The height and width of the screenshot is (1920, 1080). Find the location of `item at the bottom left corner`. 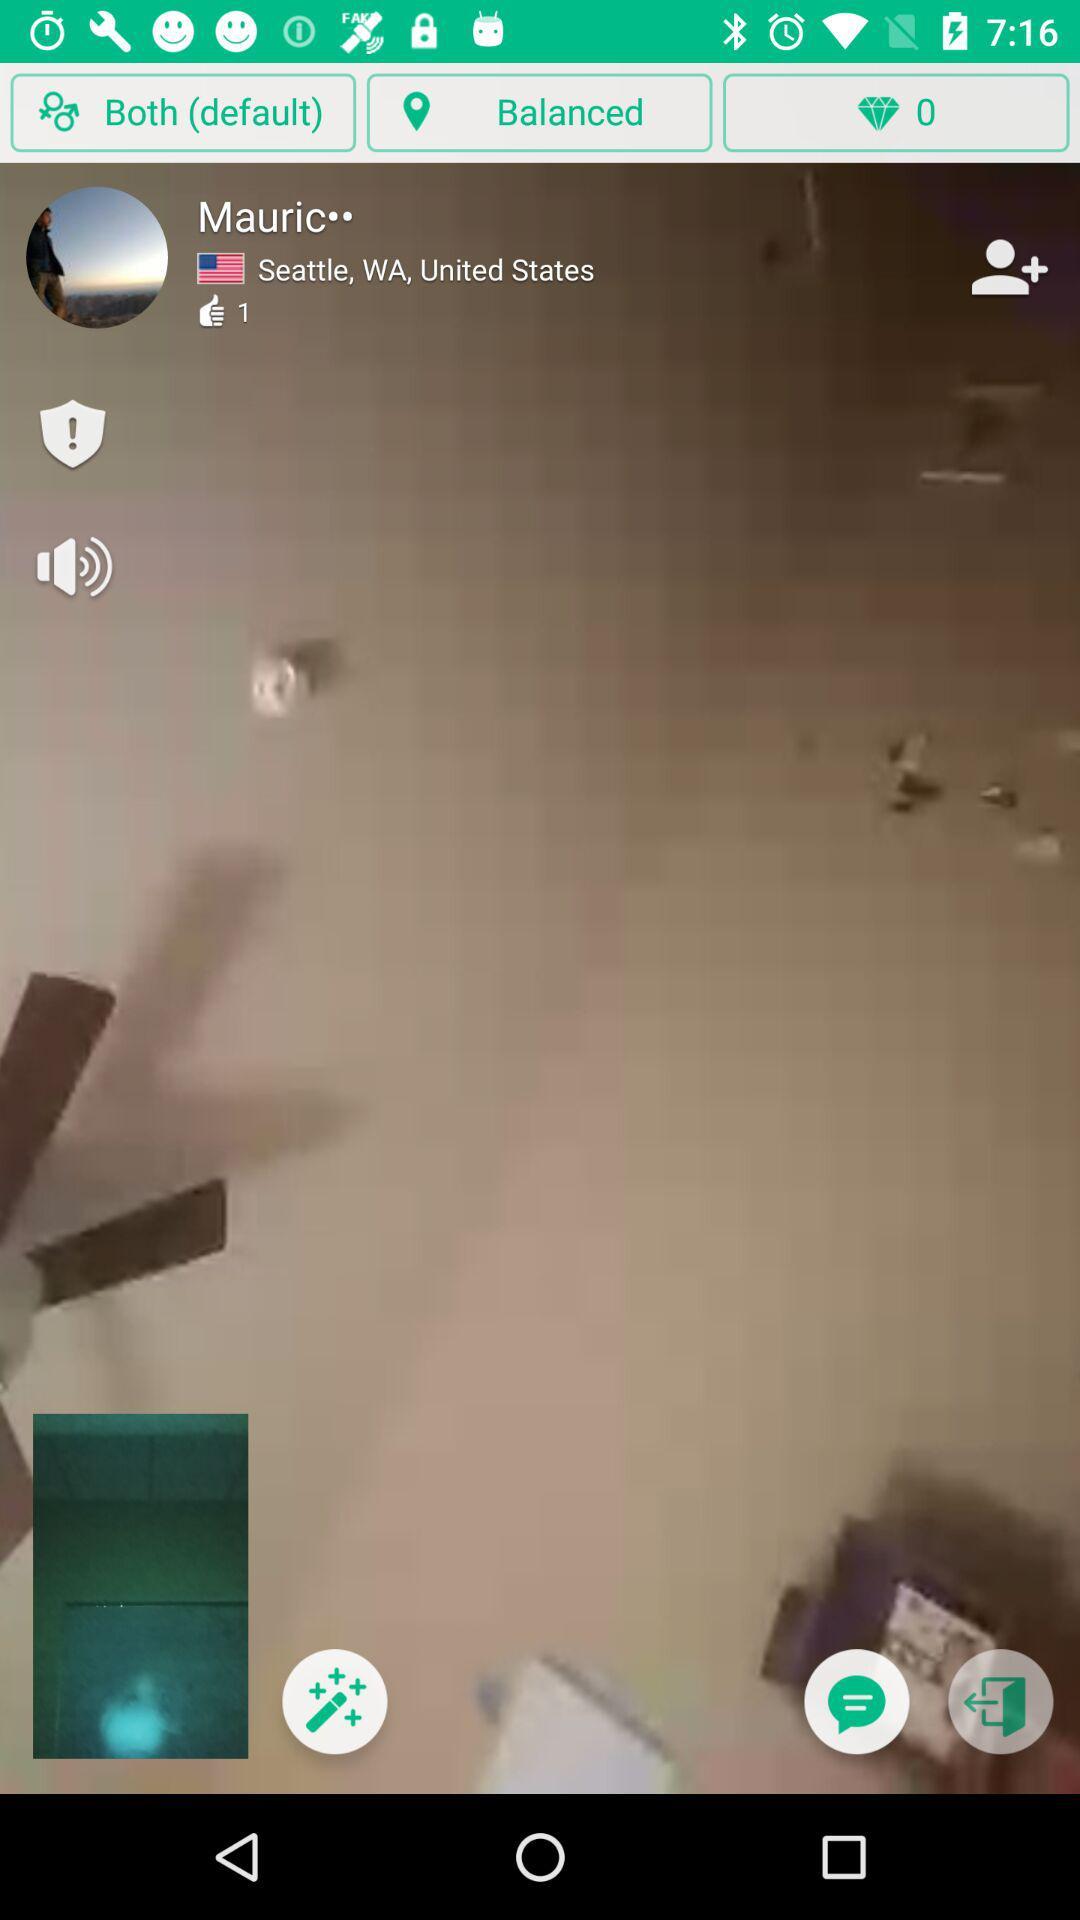

item at the bottom left corner is located at coordinates (333, 1713).